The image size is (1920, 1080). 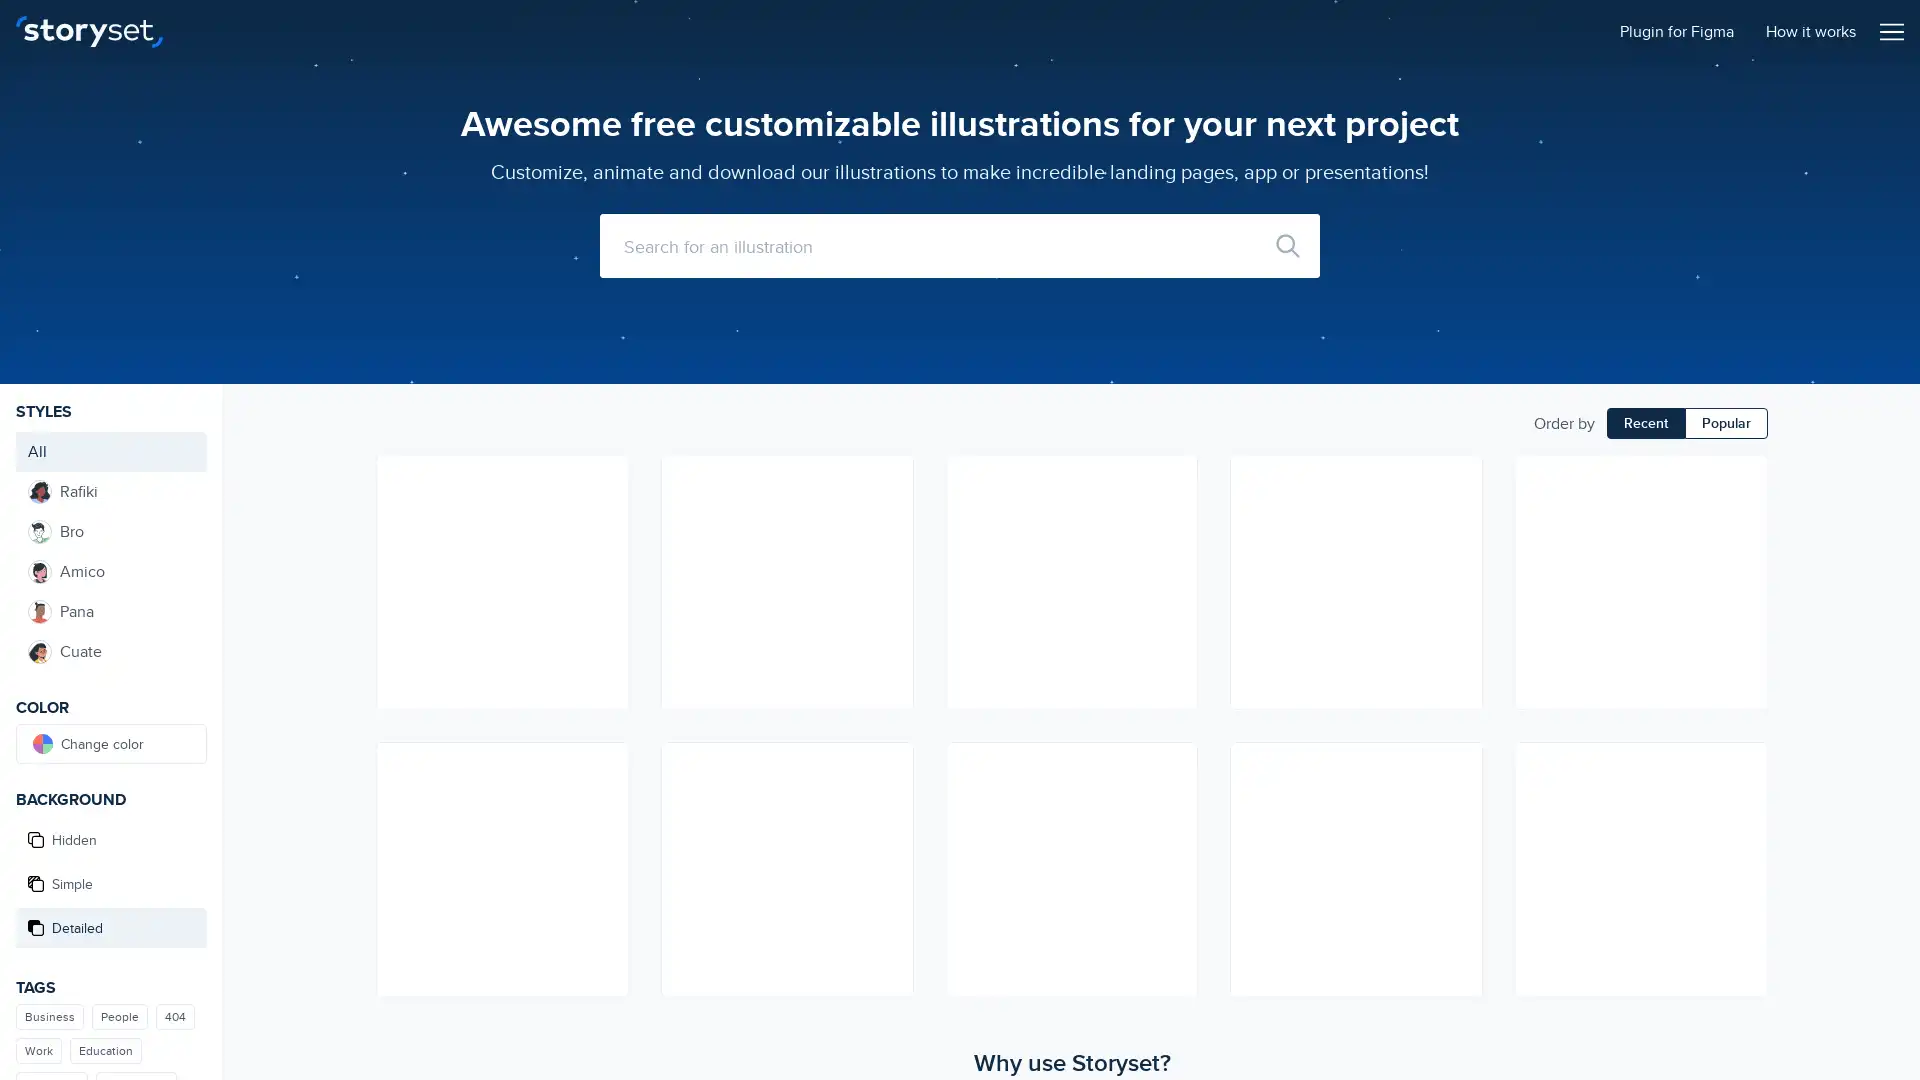 I want to click on Hidden, so click(x=110, y=840).